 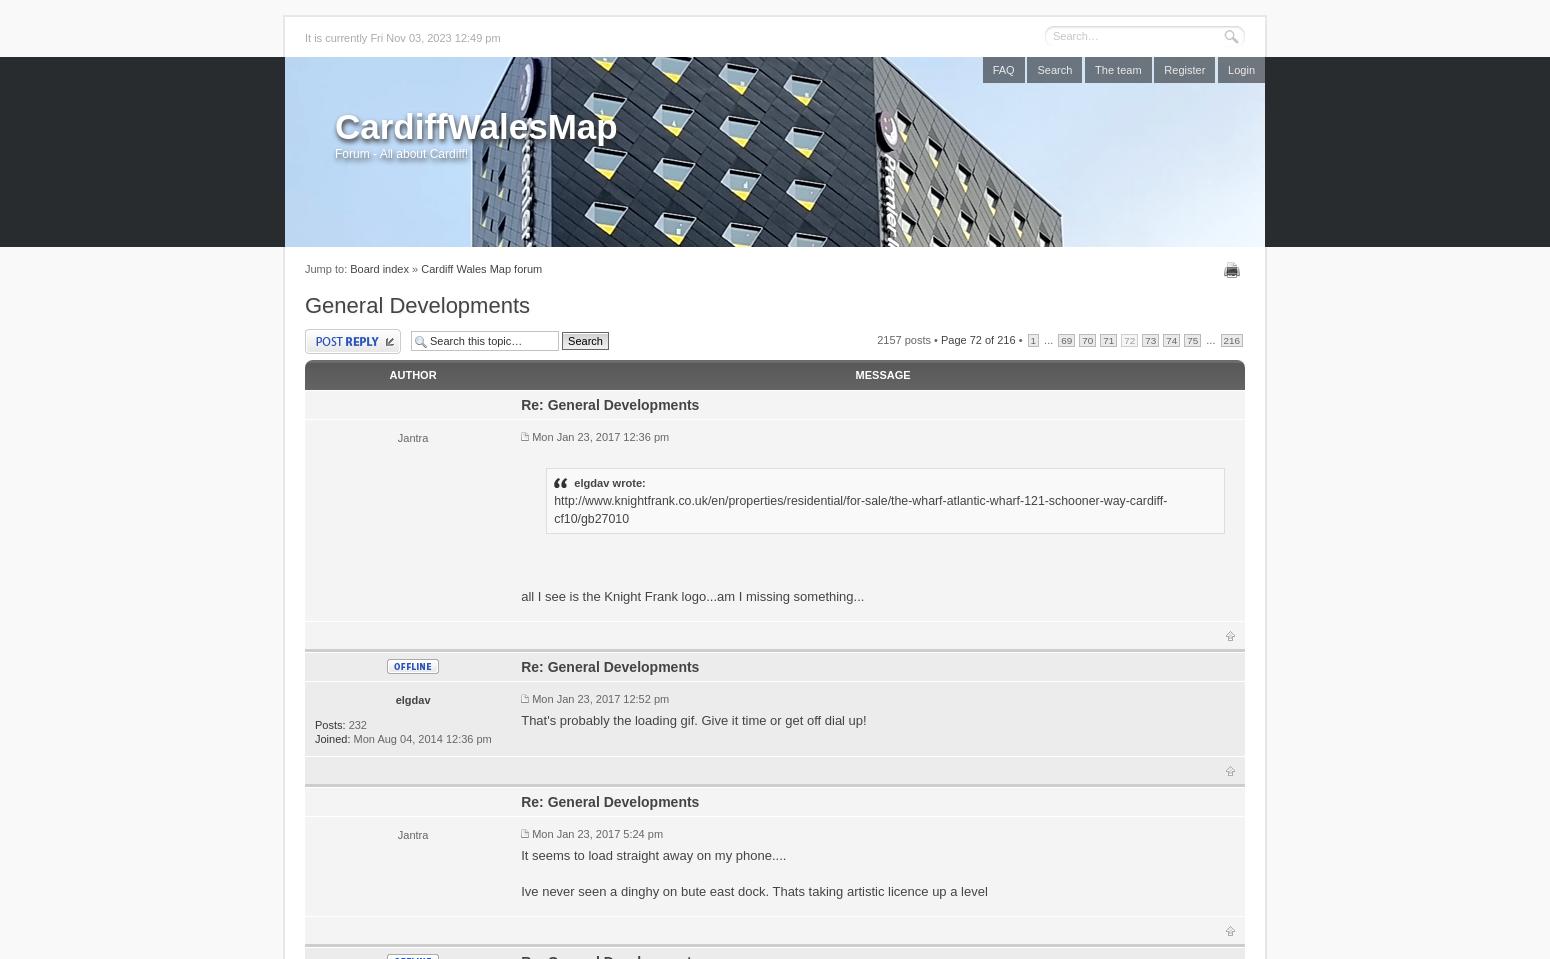 I want to click on 'Login', so click(x=1240, y=70).